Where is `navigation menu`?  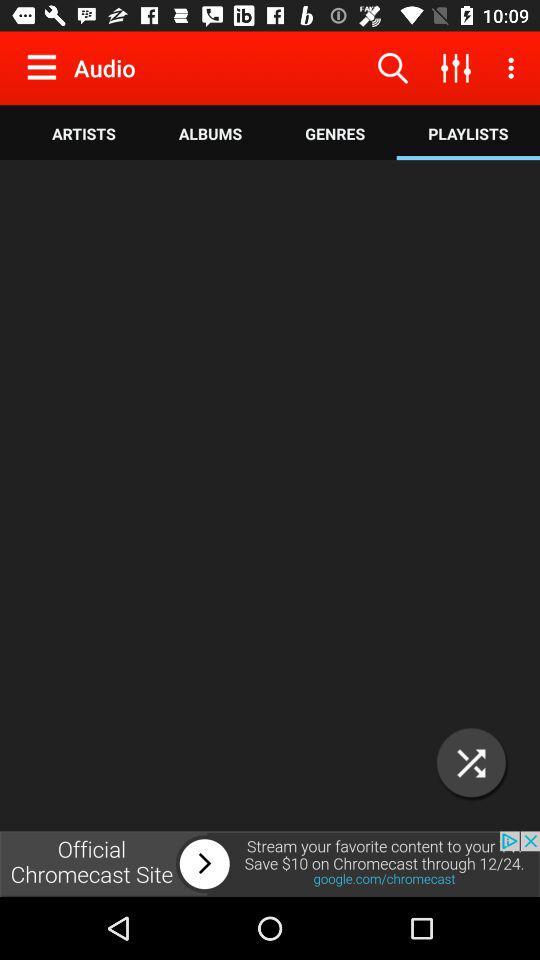
navigation menu is located at coordinates (46, 67).